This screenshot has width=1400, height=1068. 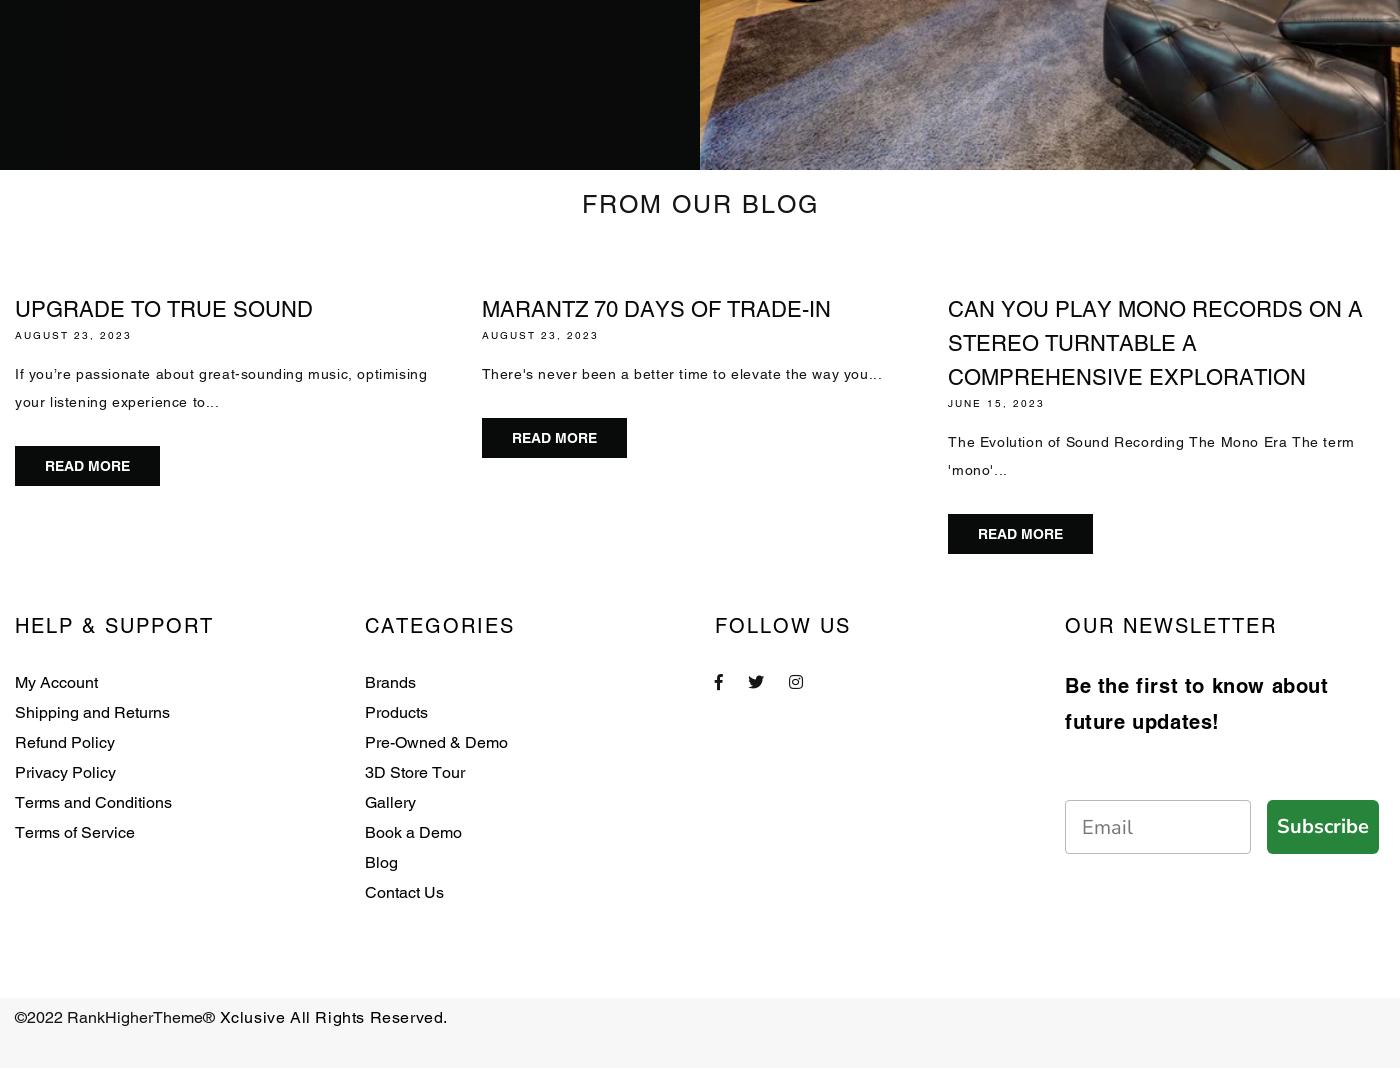 What do you see at coordinates (1155, 342) in the screenshot?
I see `'Can You Play Mono Records On A Stereo Turntable A Comprehensive Exploration'` at bounding box center [1155, 342].